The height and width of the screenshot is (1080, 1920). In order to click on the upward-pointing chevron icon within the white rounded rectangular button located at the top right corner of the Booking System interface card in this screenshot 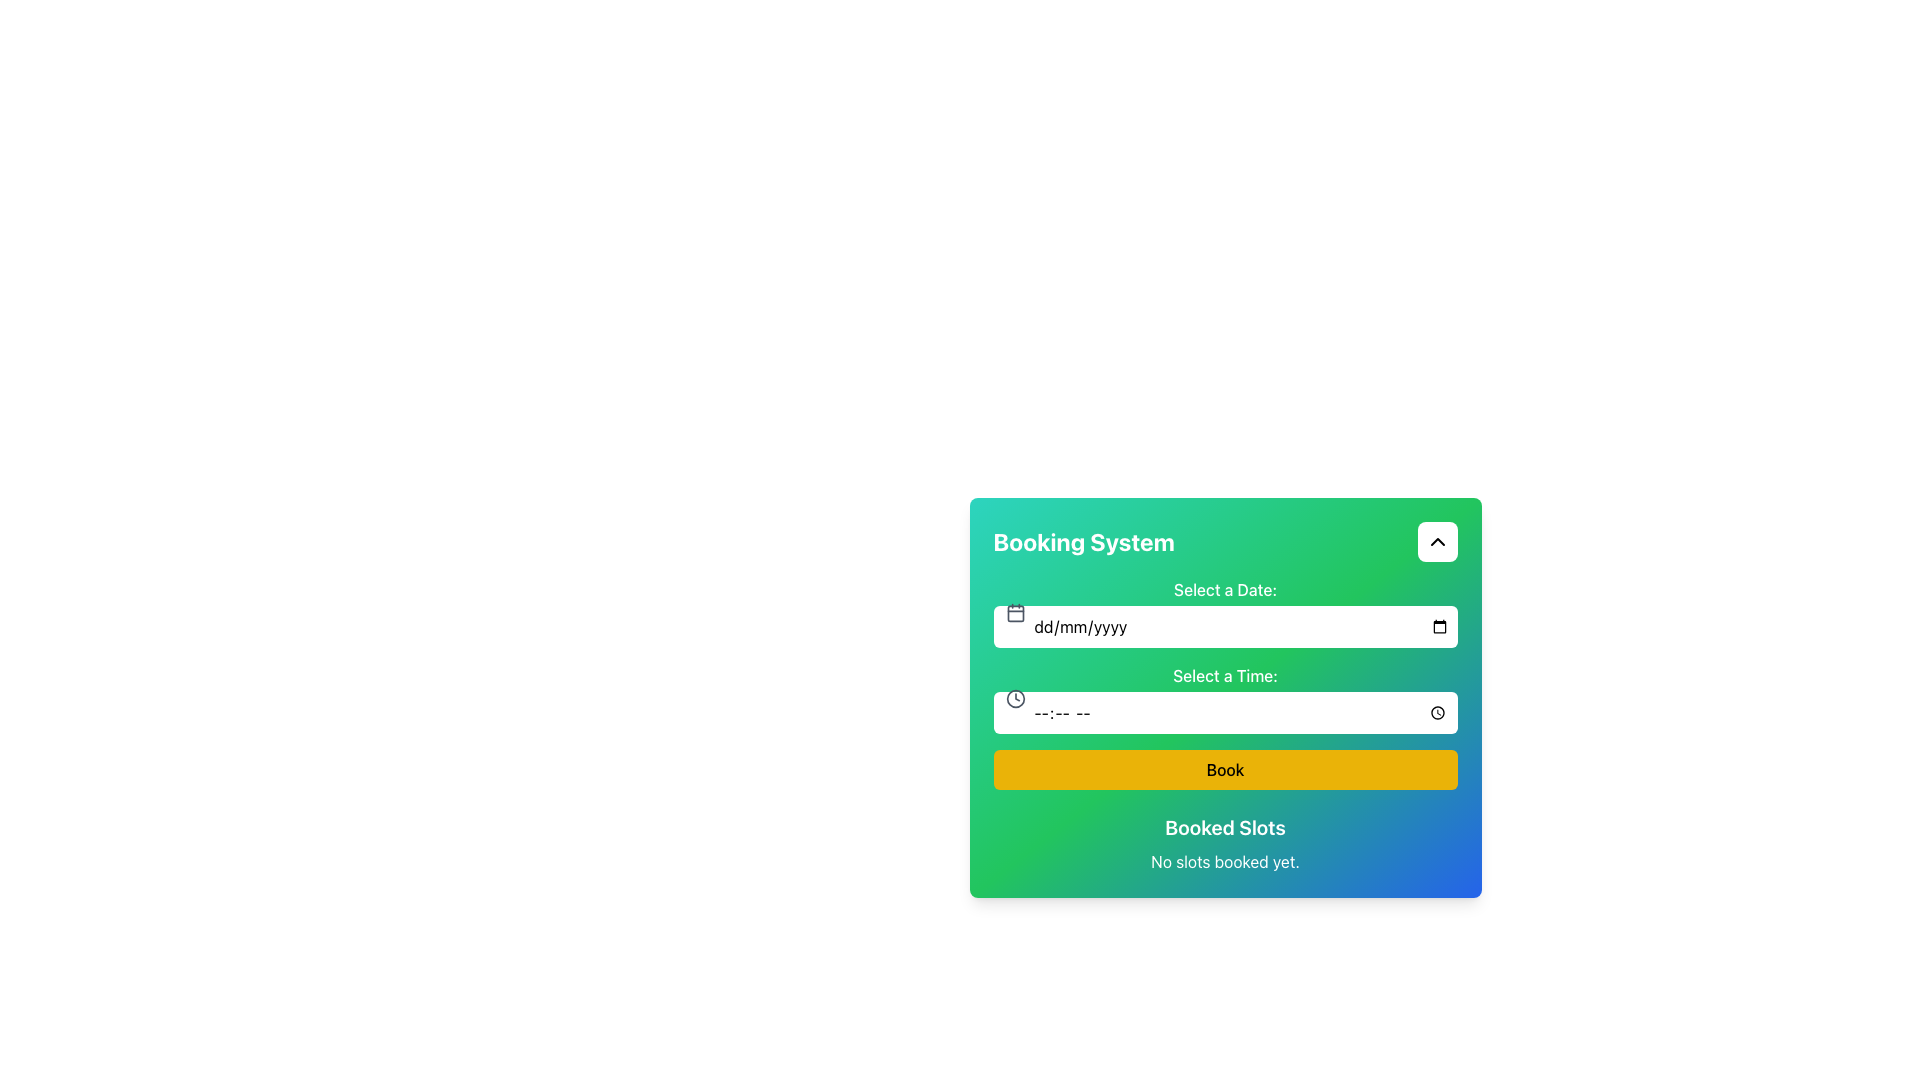, I will do `click(1436, 542)`.